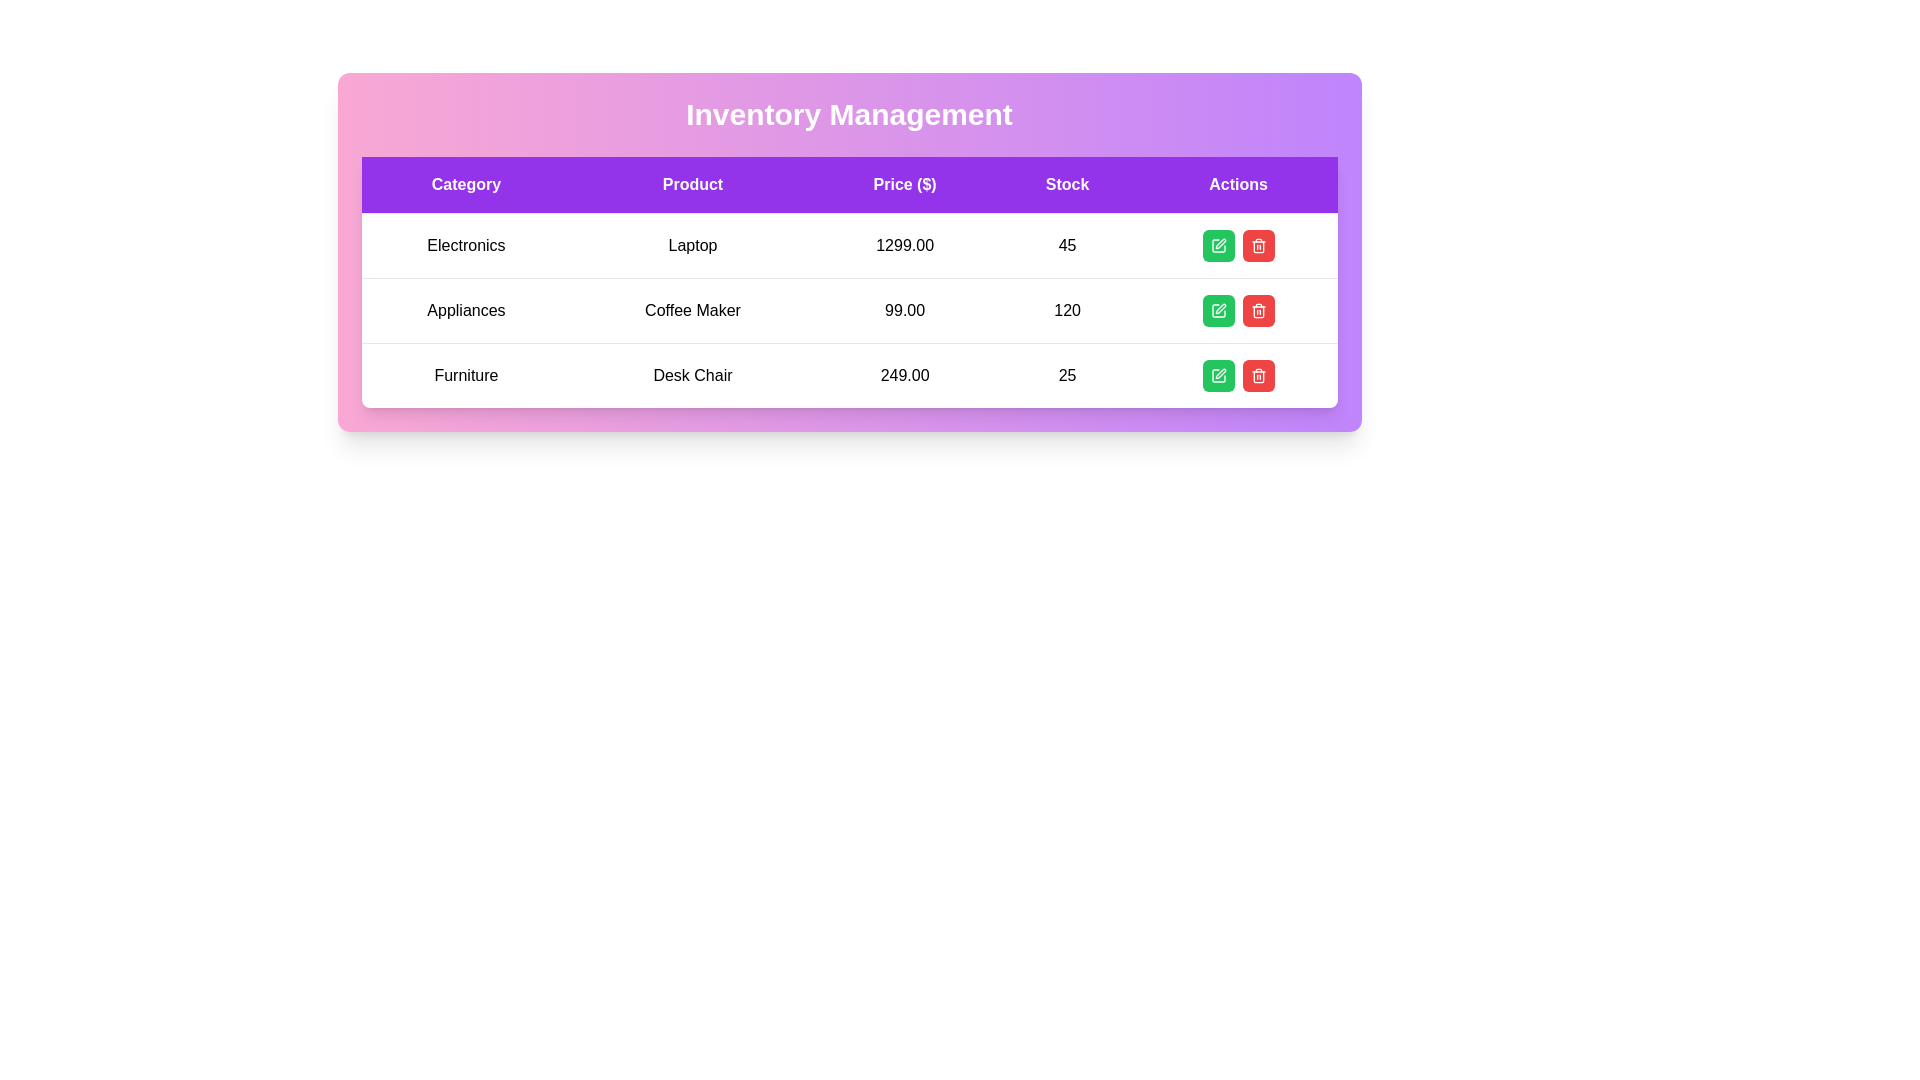  What do you see at coordinates (1217, 375) in the screenshot?
I see `the pen icon in the last row of the Actions column to initiate editing` at bounding box center [1217, 375].